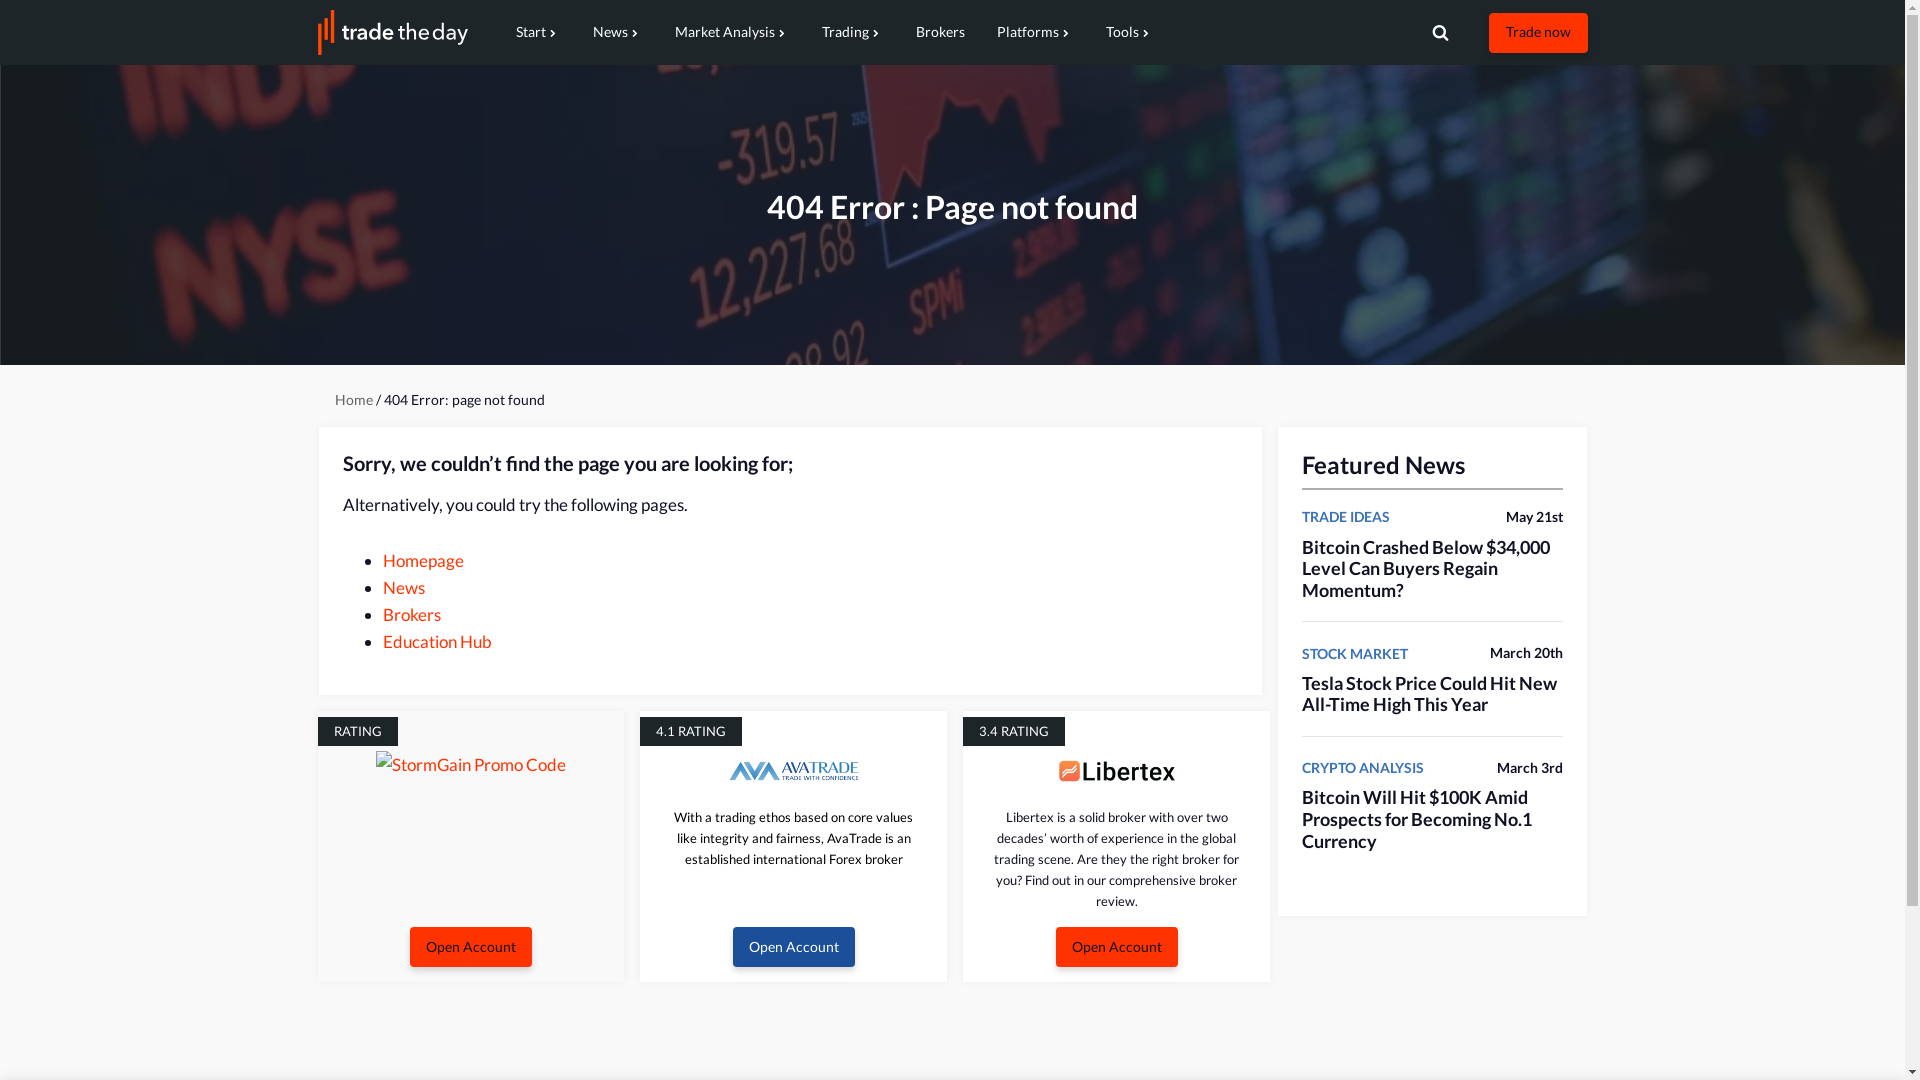 This screenshot has height=1080, width=1920. I want to click on 'Market Analysis', so click(730, 32).